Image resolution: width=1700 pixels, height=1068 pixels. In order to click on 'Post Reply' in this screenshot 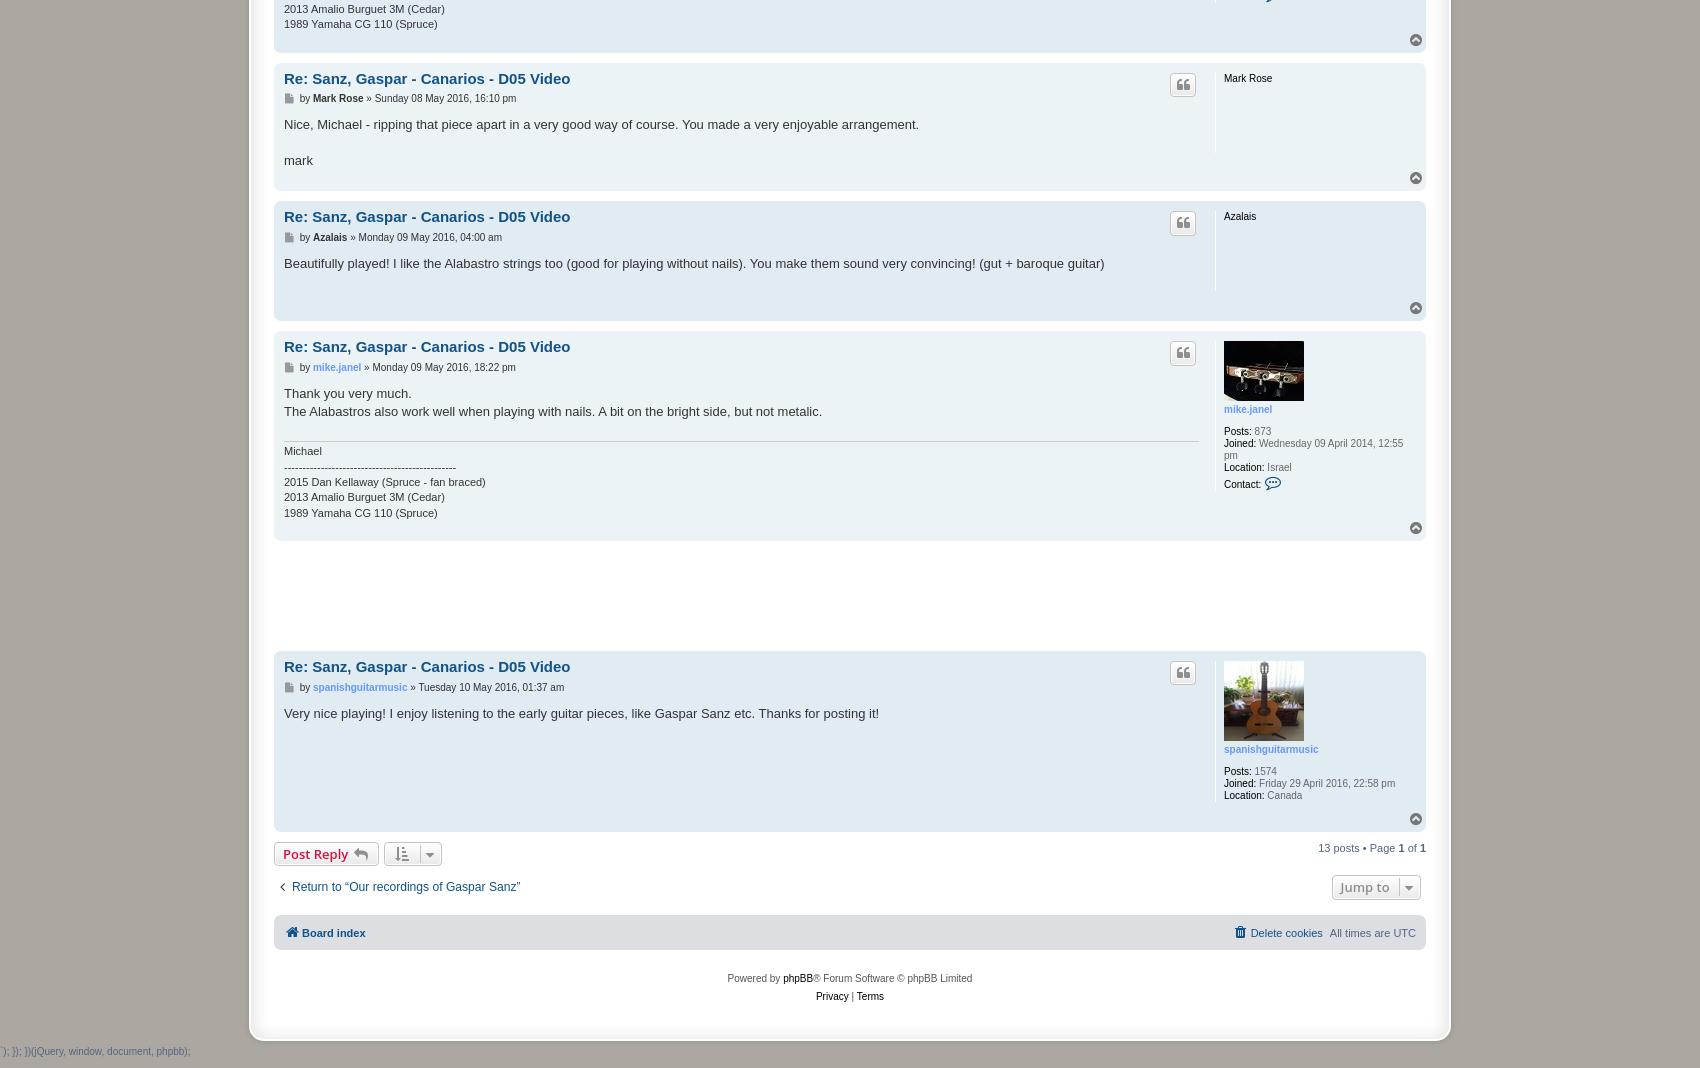, I will do `click(315, 852)`.